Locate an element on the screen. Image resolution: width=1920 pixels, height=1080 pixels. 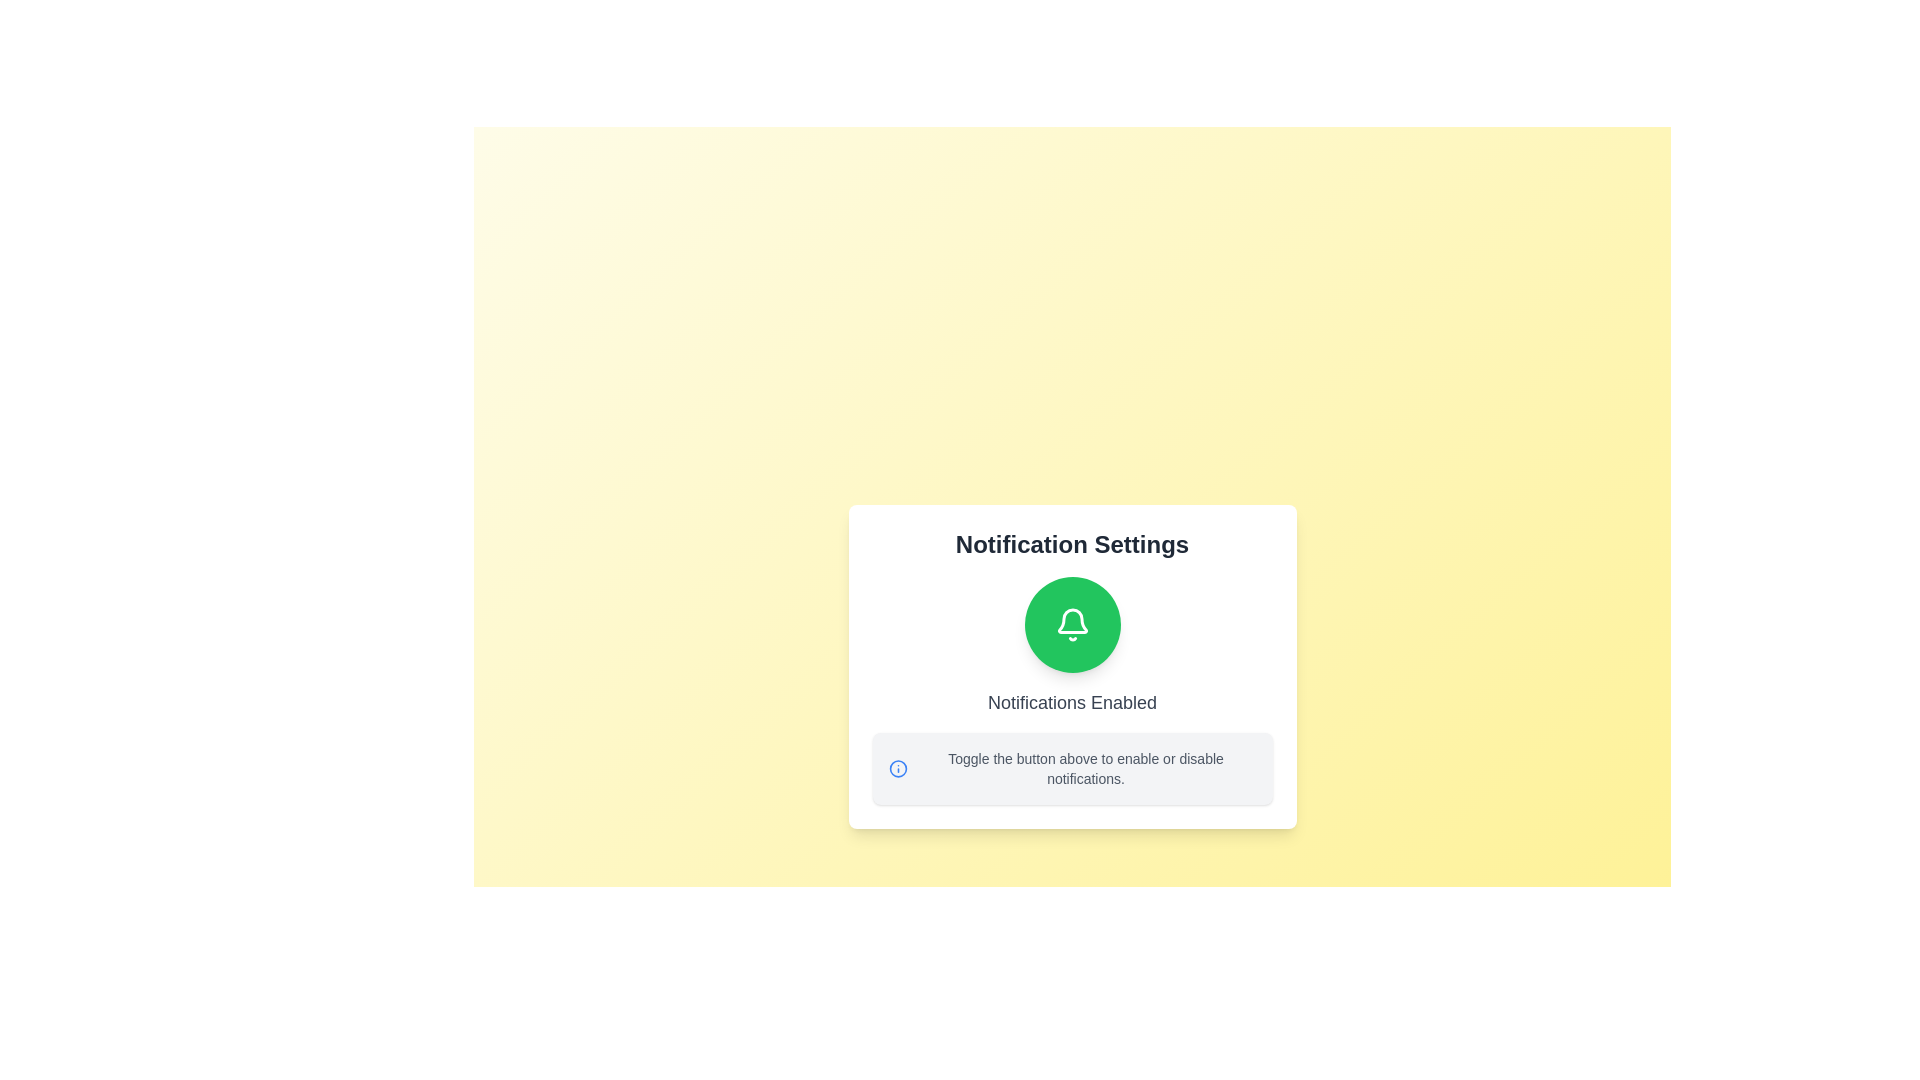
the informational icon to display additional details is located at coordinates (896, 767).